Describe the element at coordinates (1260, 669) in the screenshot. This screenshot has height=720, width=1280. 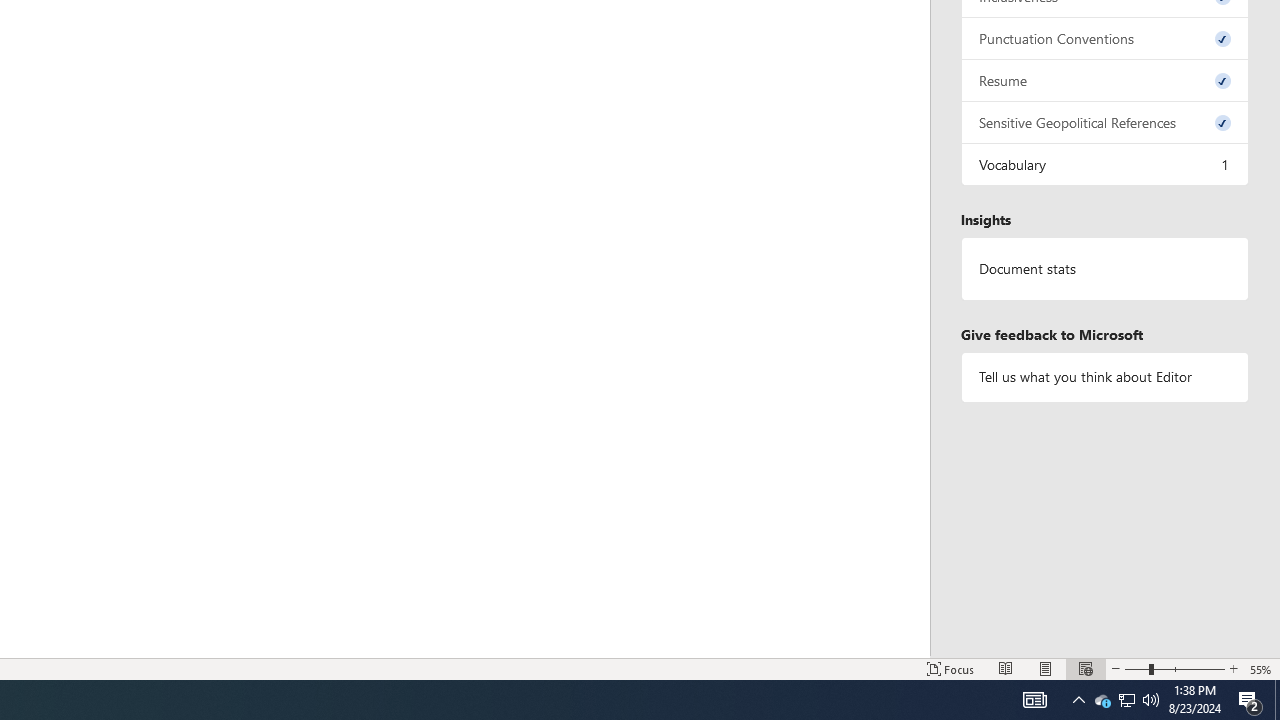
I see `'Zoom 55%'` at that location.